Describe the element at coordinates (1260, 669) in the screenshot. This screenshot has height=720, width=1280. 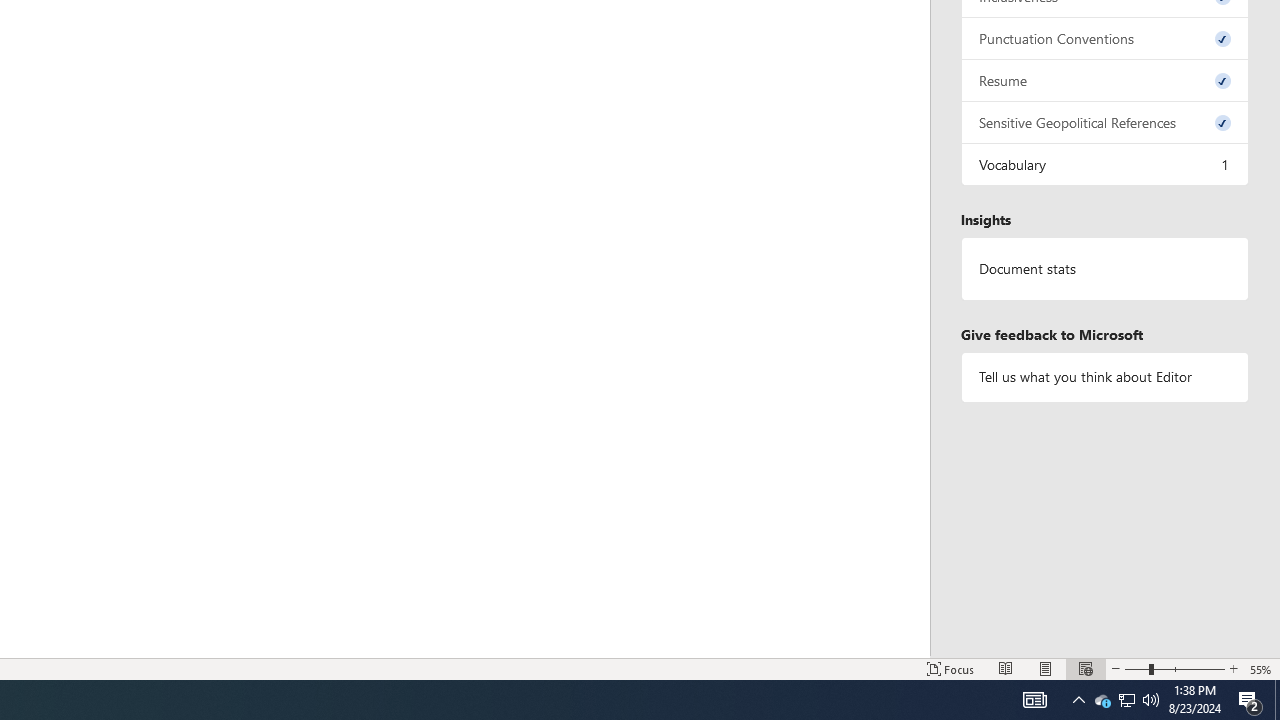
I see `'Zoom 55%'` at that location.